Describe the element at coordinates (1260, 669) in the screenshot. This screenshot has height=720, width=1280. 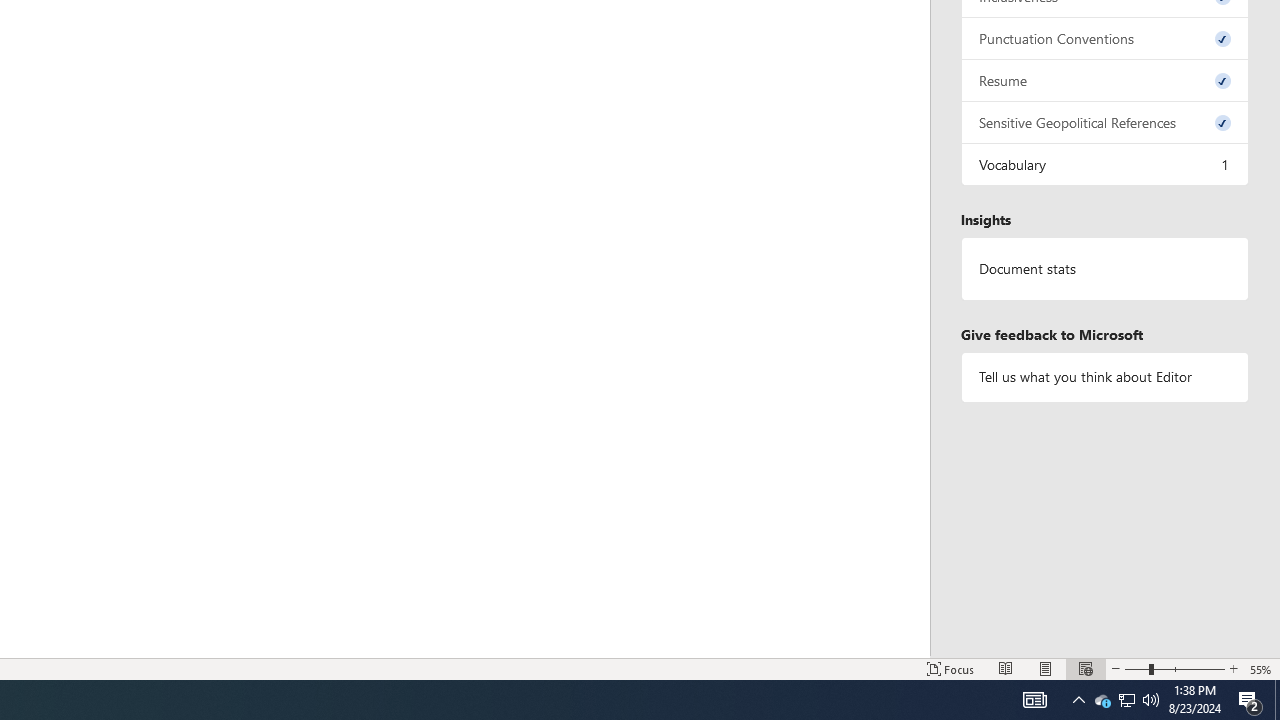
I see `'Zoom 55%'` at that location.